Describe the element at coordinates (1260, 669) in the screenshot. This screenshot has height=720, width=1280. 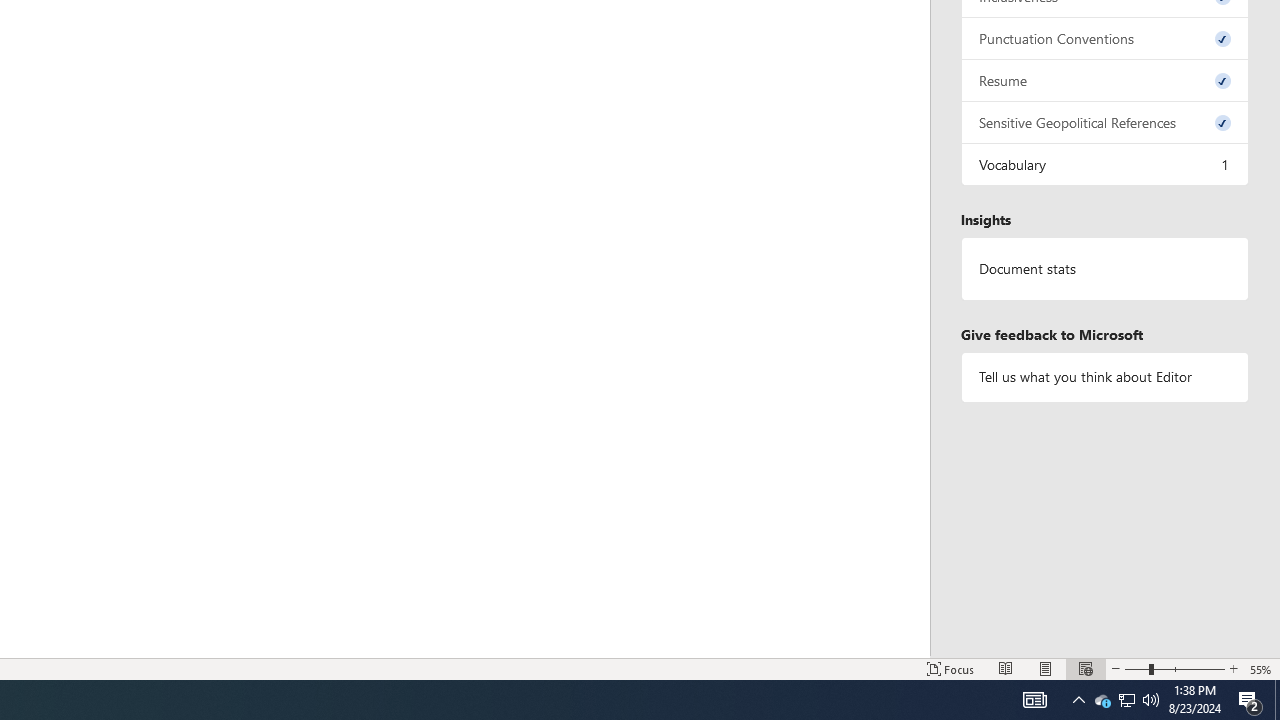
I see `'Zoom 55%'` at that location.